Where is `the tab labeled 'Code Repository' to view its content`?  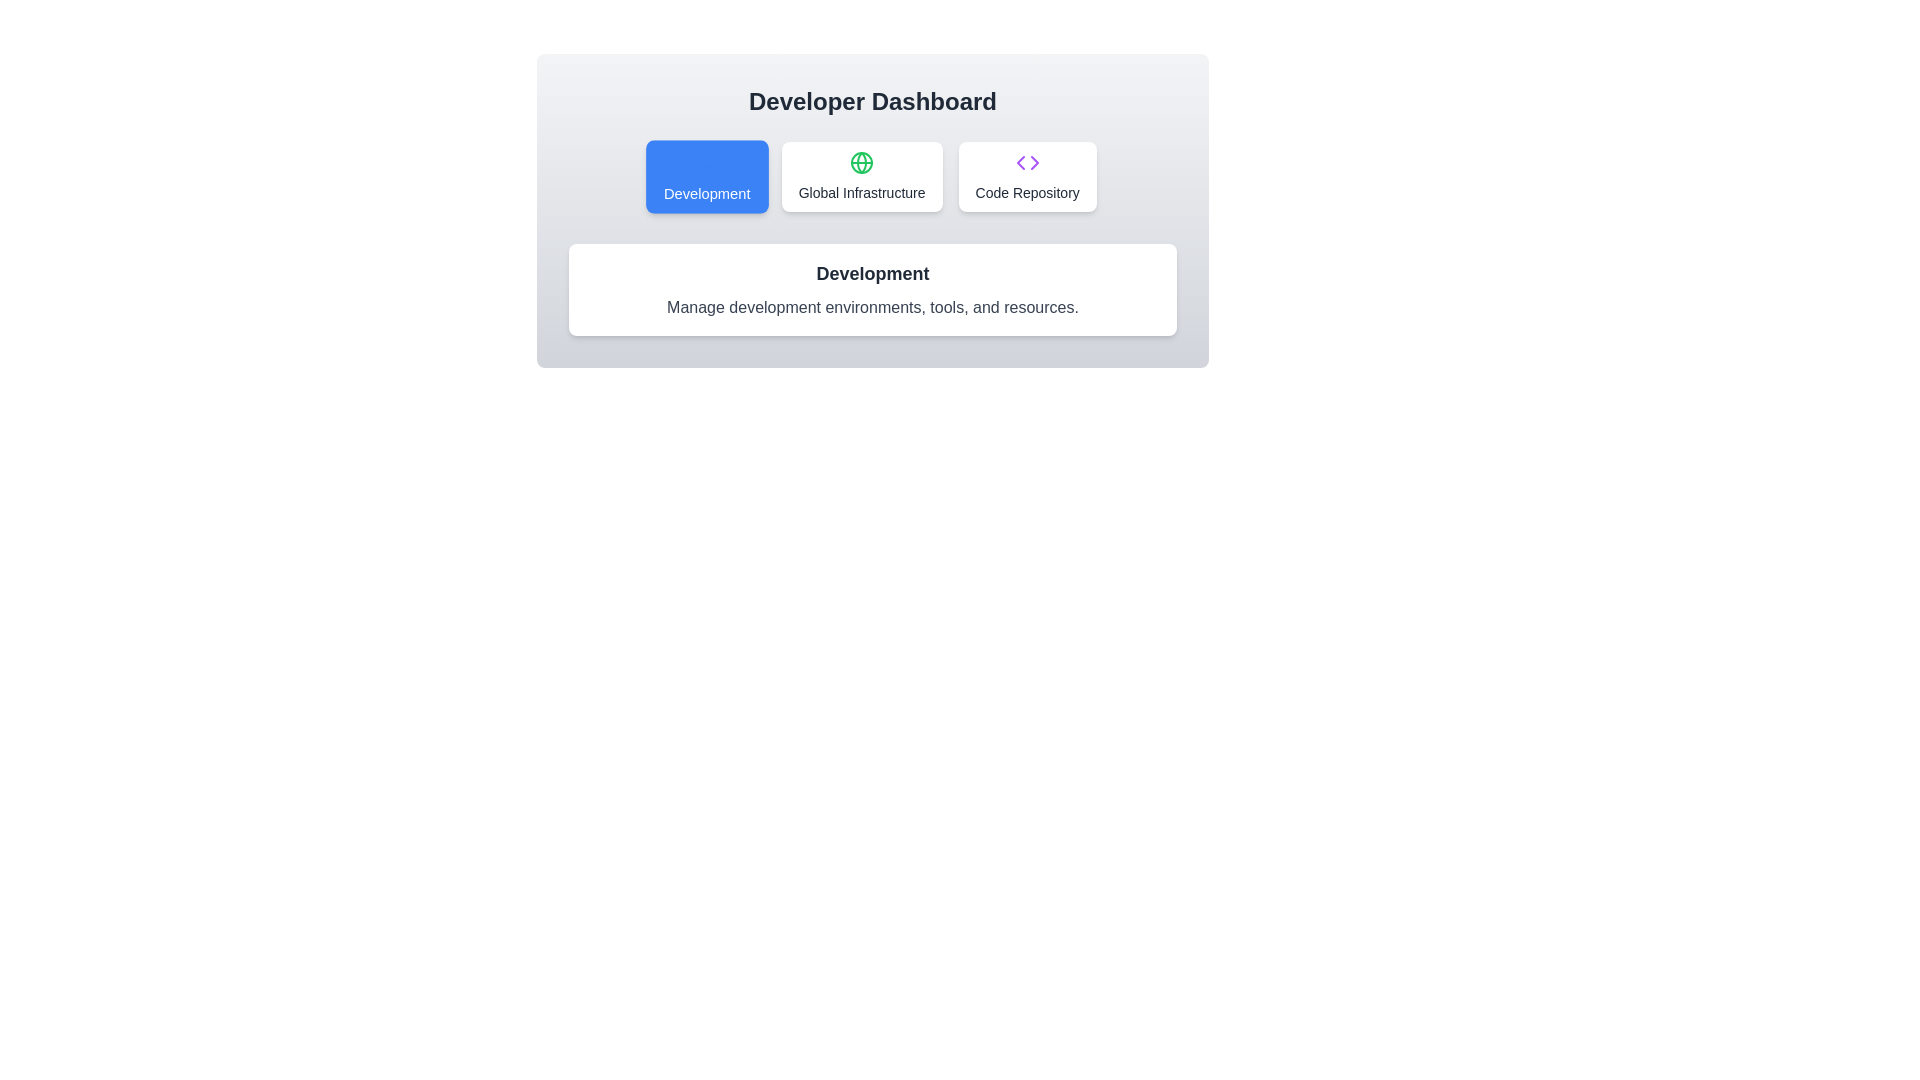 the tab labeled 'Code Repository' to view its content is located at coordinates (1027, 176).